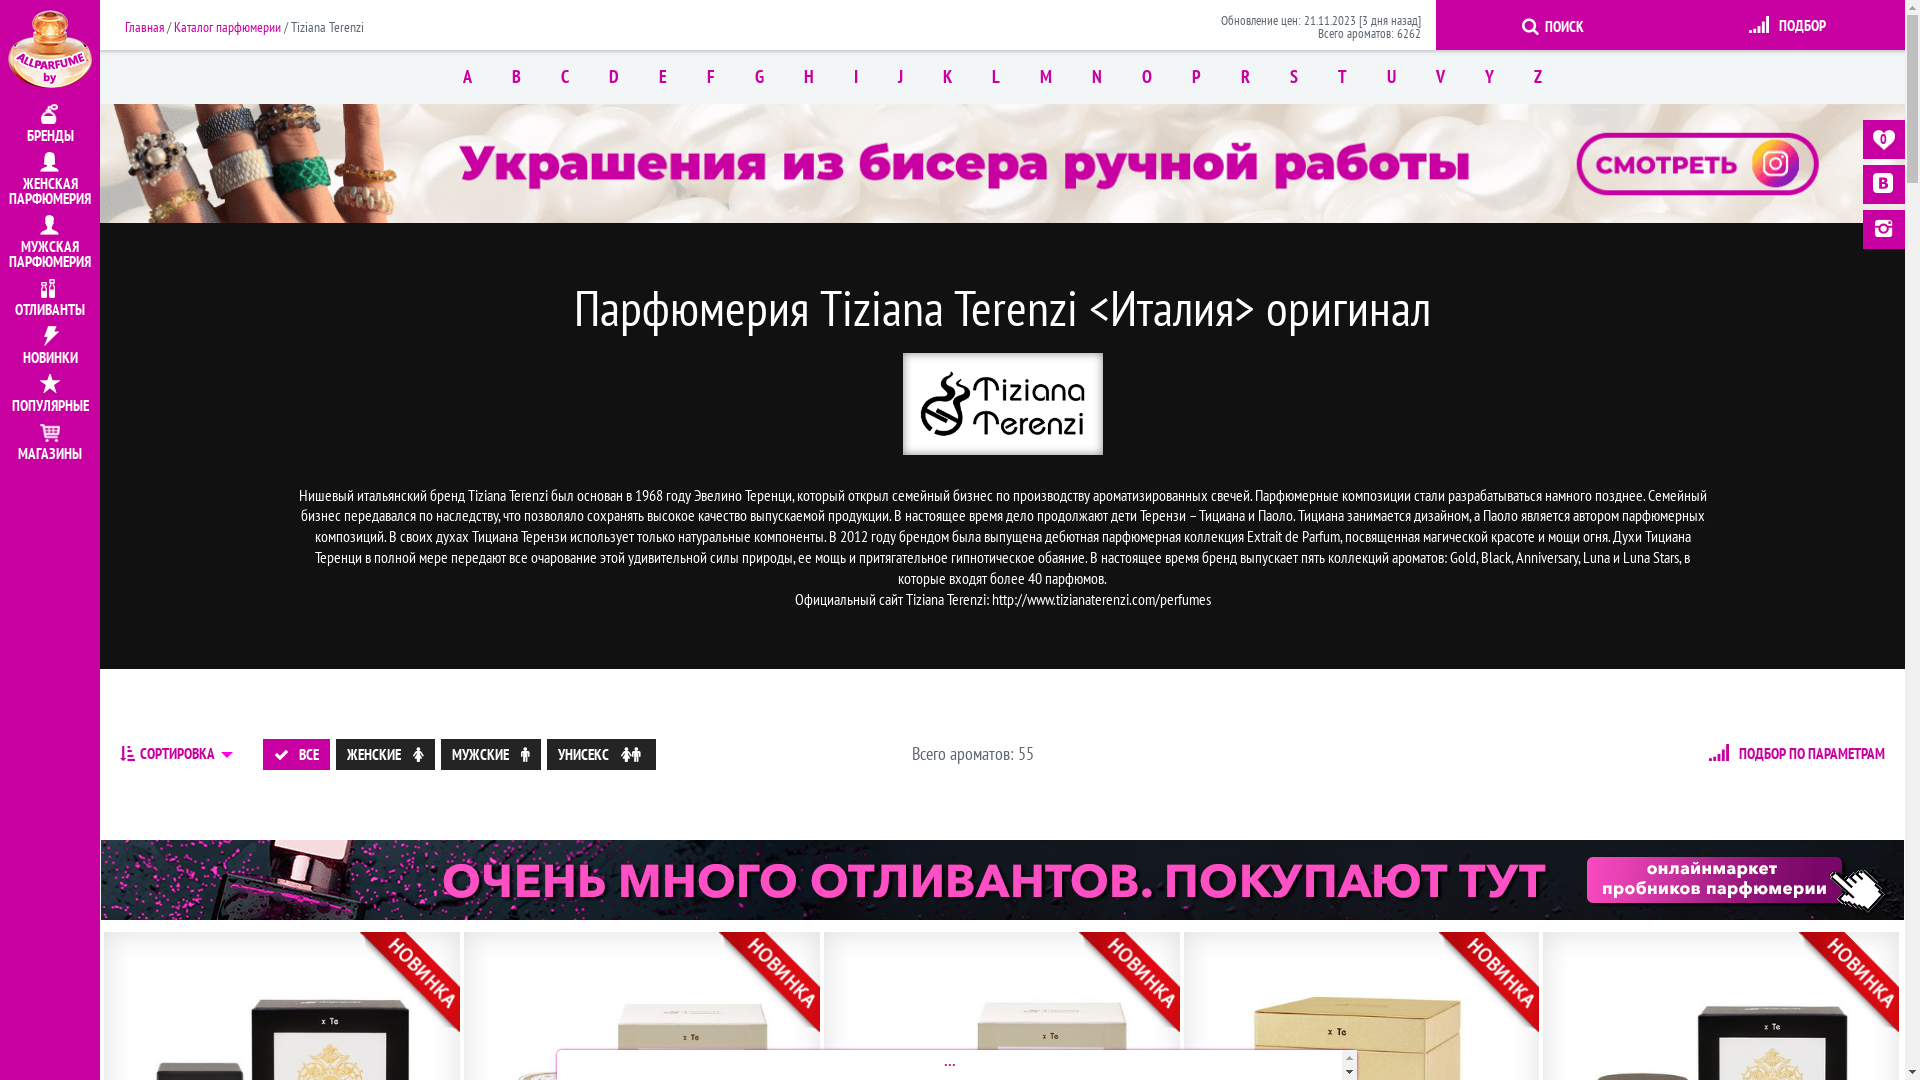 The height and width of the screenshot is (1080, 1920). I want to click on 'H', so click(809, 76).